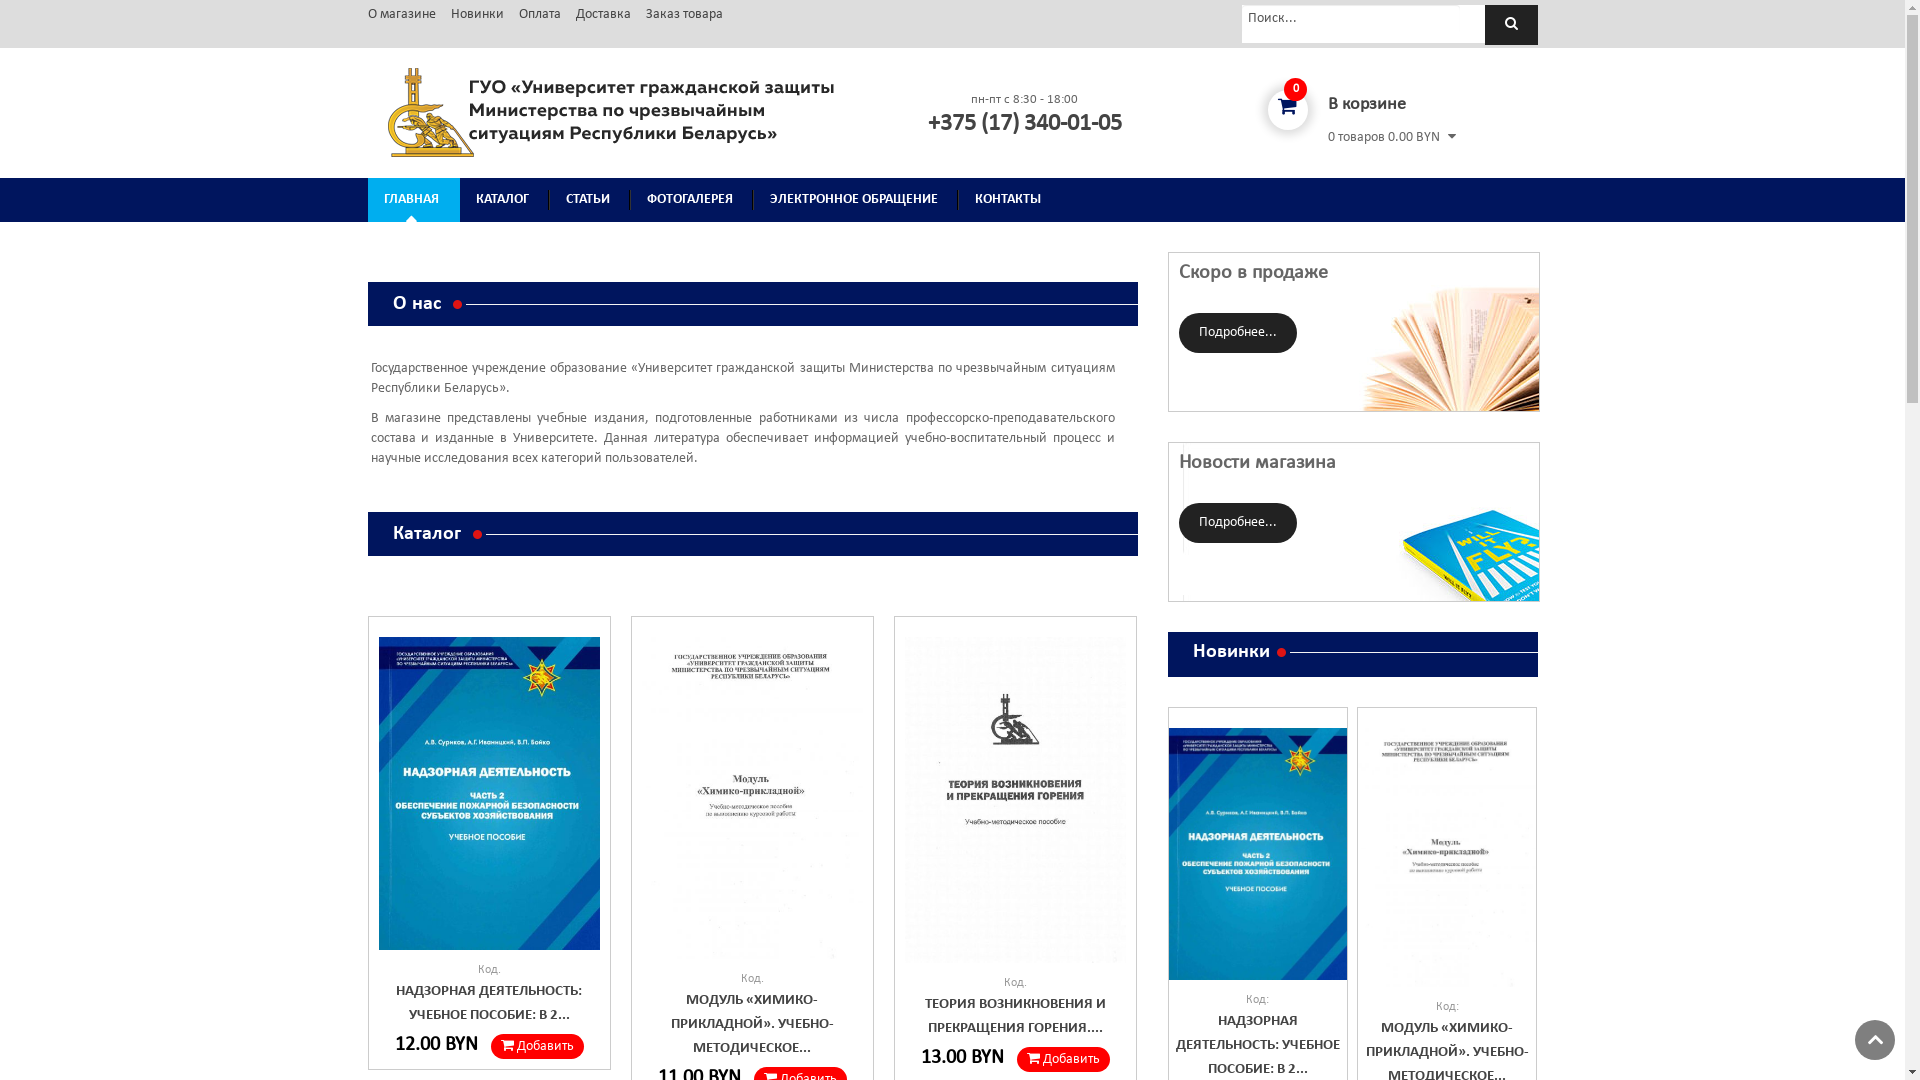 The image size is (1920, 1080). Describe the element at coordinates (1025, 123) in the screenshot. I see `'+375 (17) 340-01-05'` at that location.